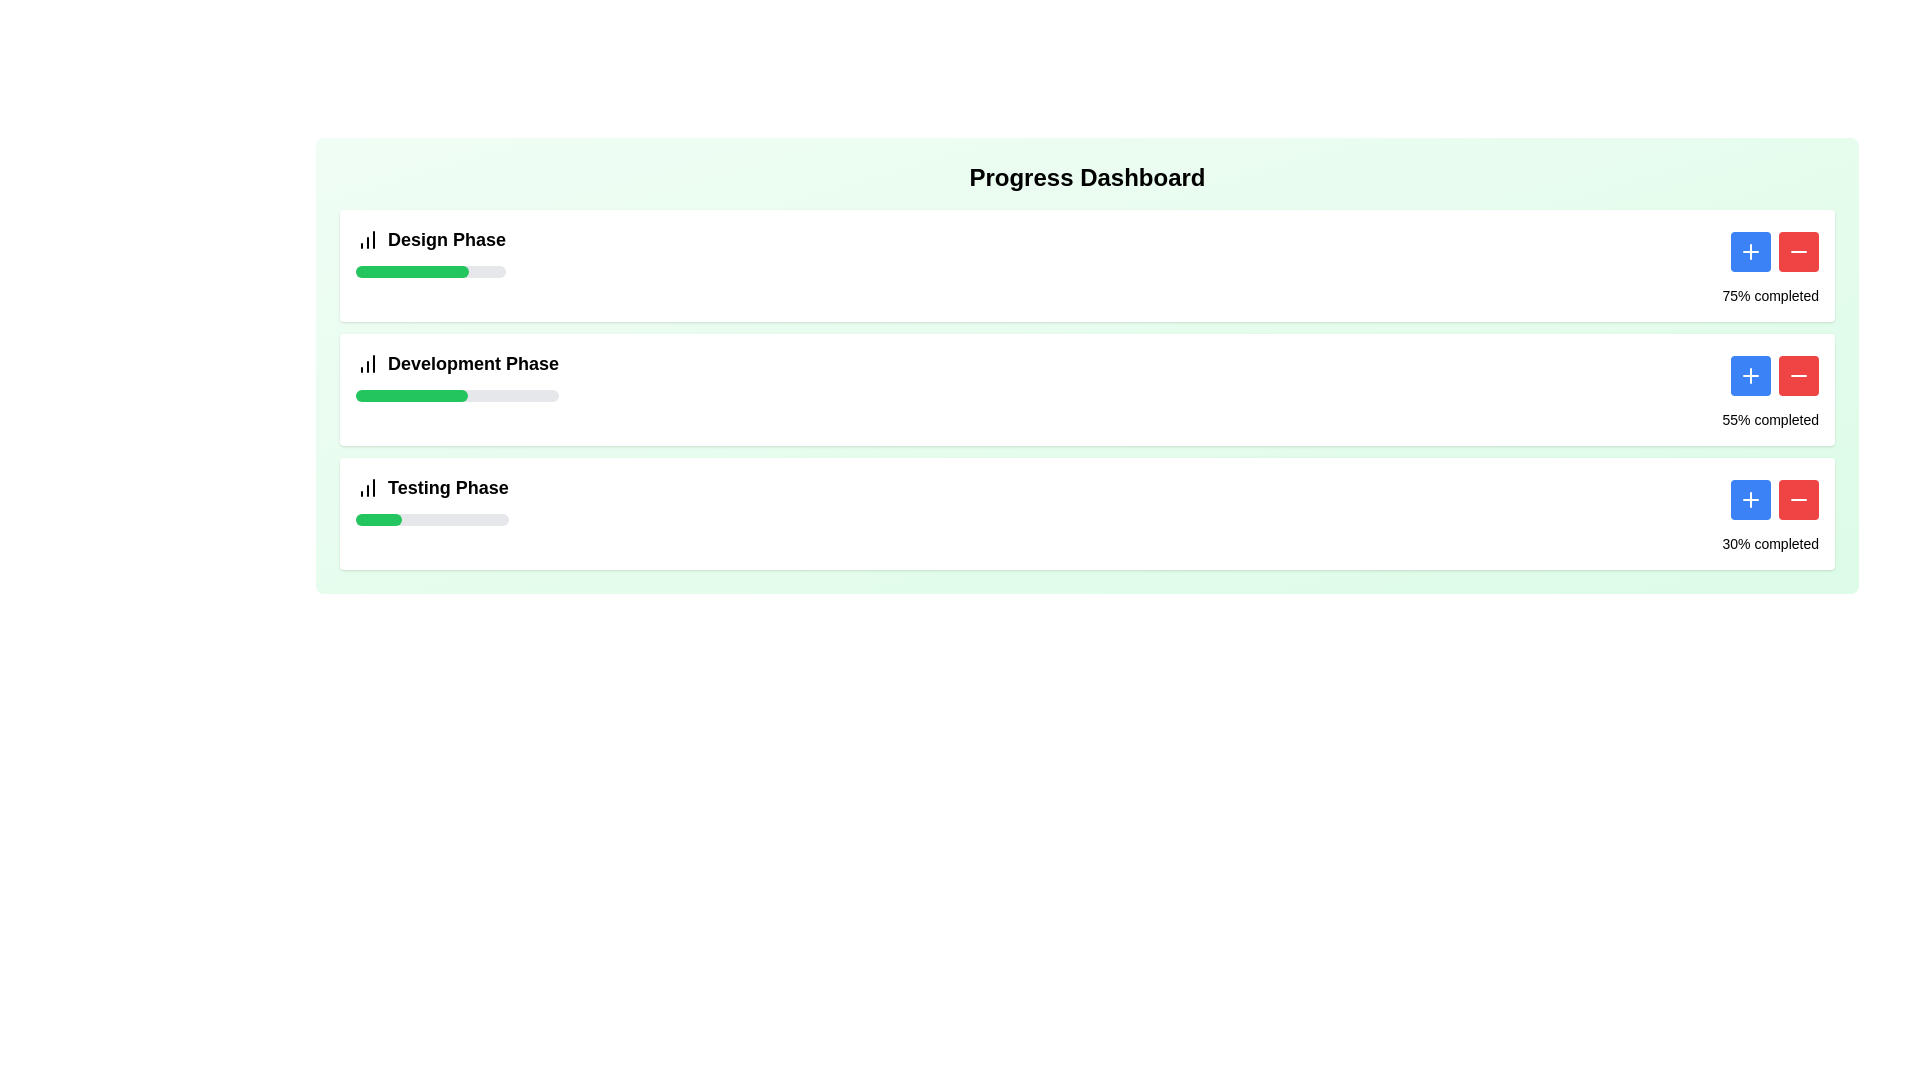 The image size is (1920, 1080). What do you see at coordinates (1799, 250) in the screenshot?
I see `the red circular button with a minus symbol icon, located on the right side of the 'Design Phase' section of the dashboard, to decrement the associated value` at bounding box center [1799, 250].